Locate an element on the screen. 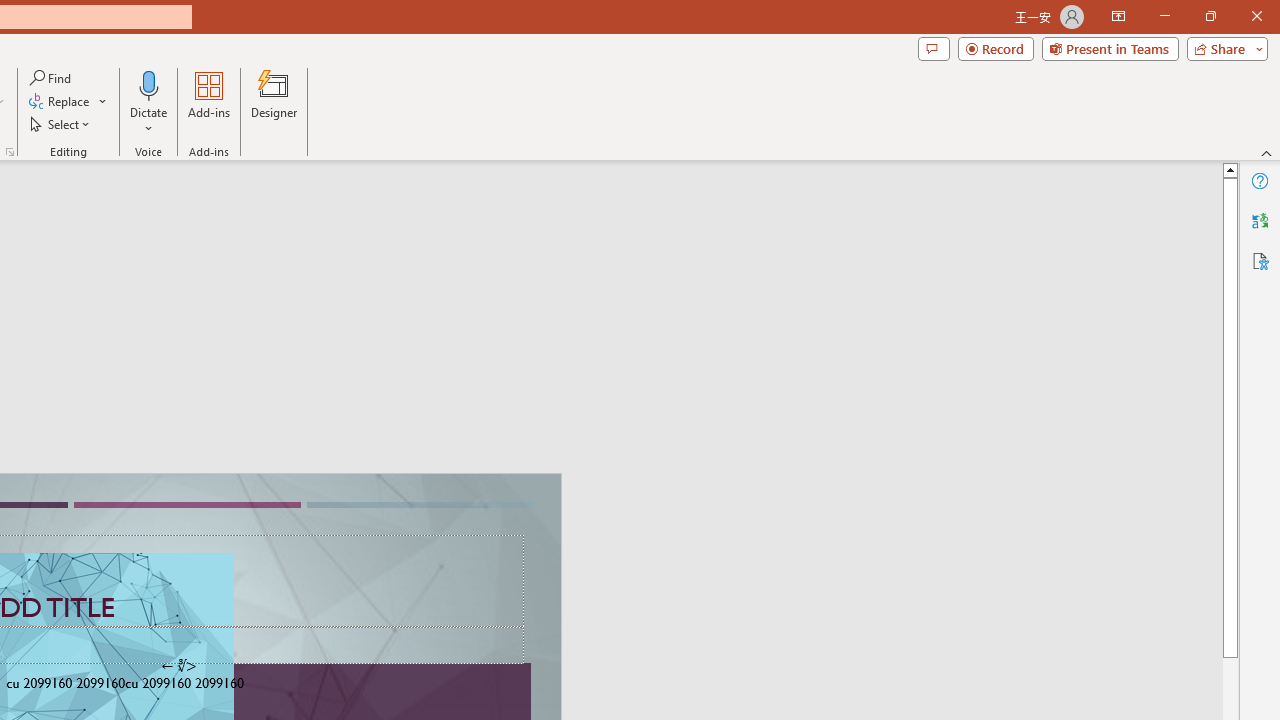 The image size is (1280, 720). 'Select' is located at coordinates (61, 124).